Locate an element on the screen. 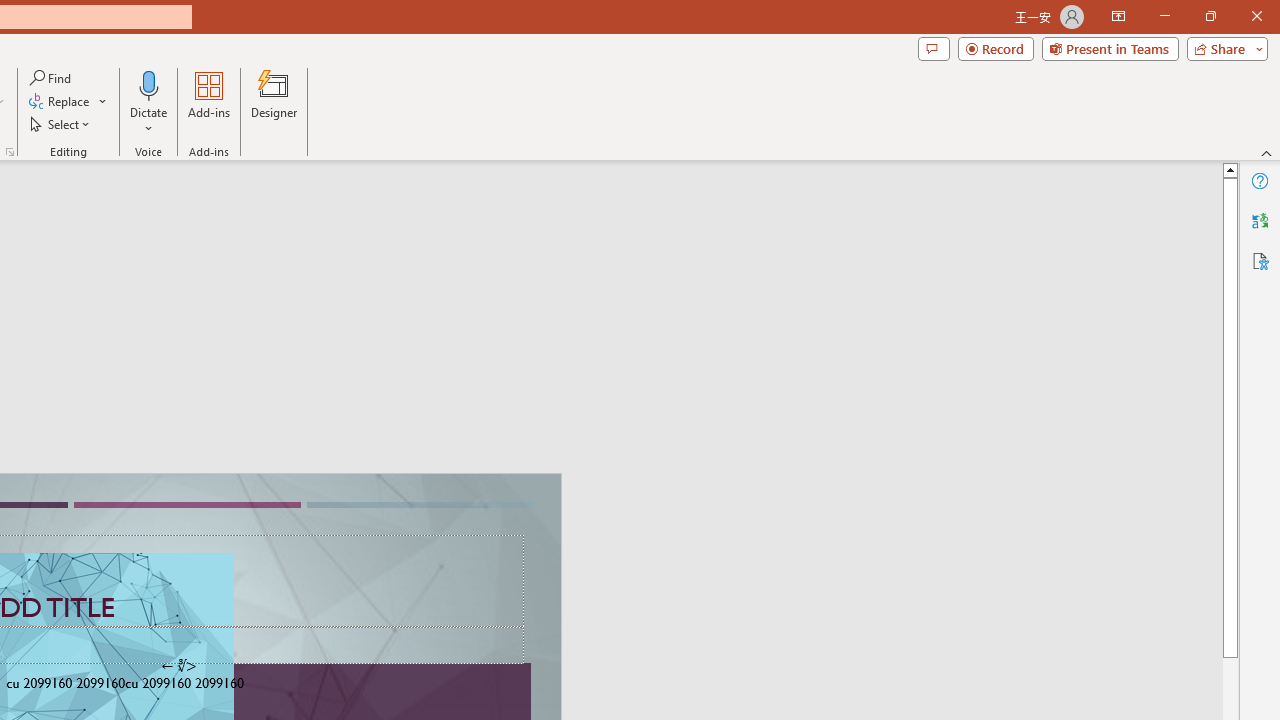 The image size is (1280, 720). 'Select' is located at coordinates (61, 124).